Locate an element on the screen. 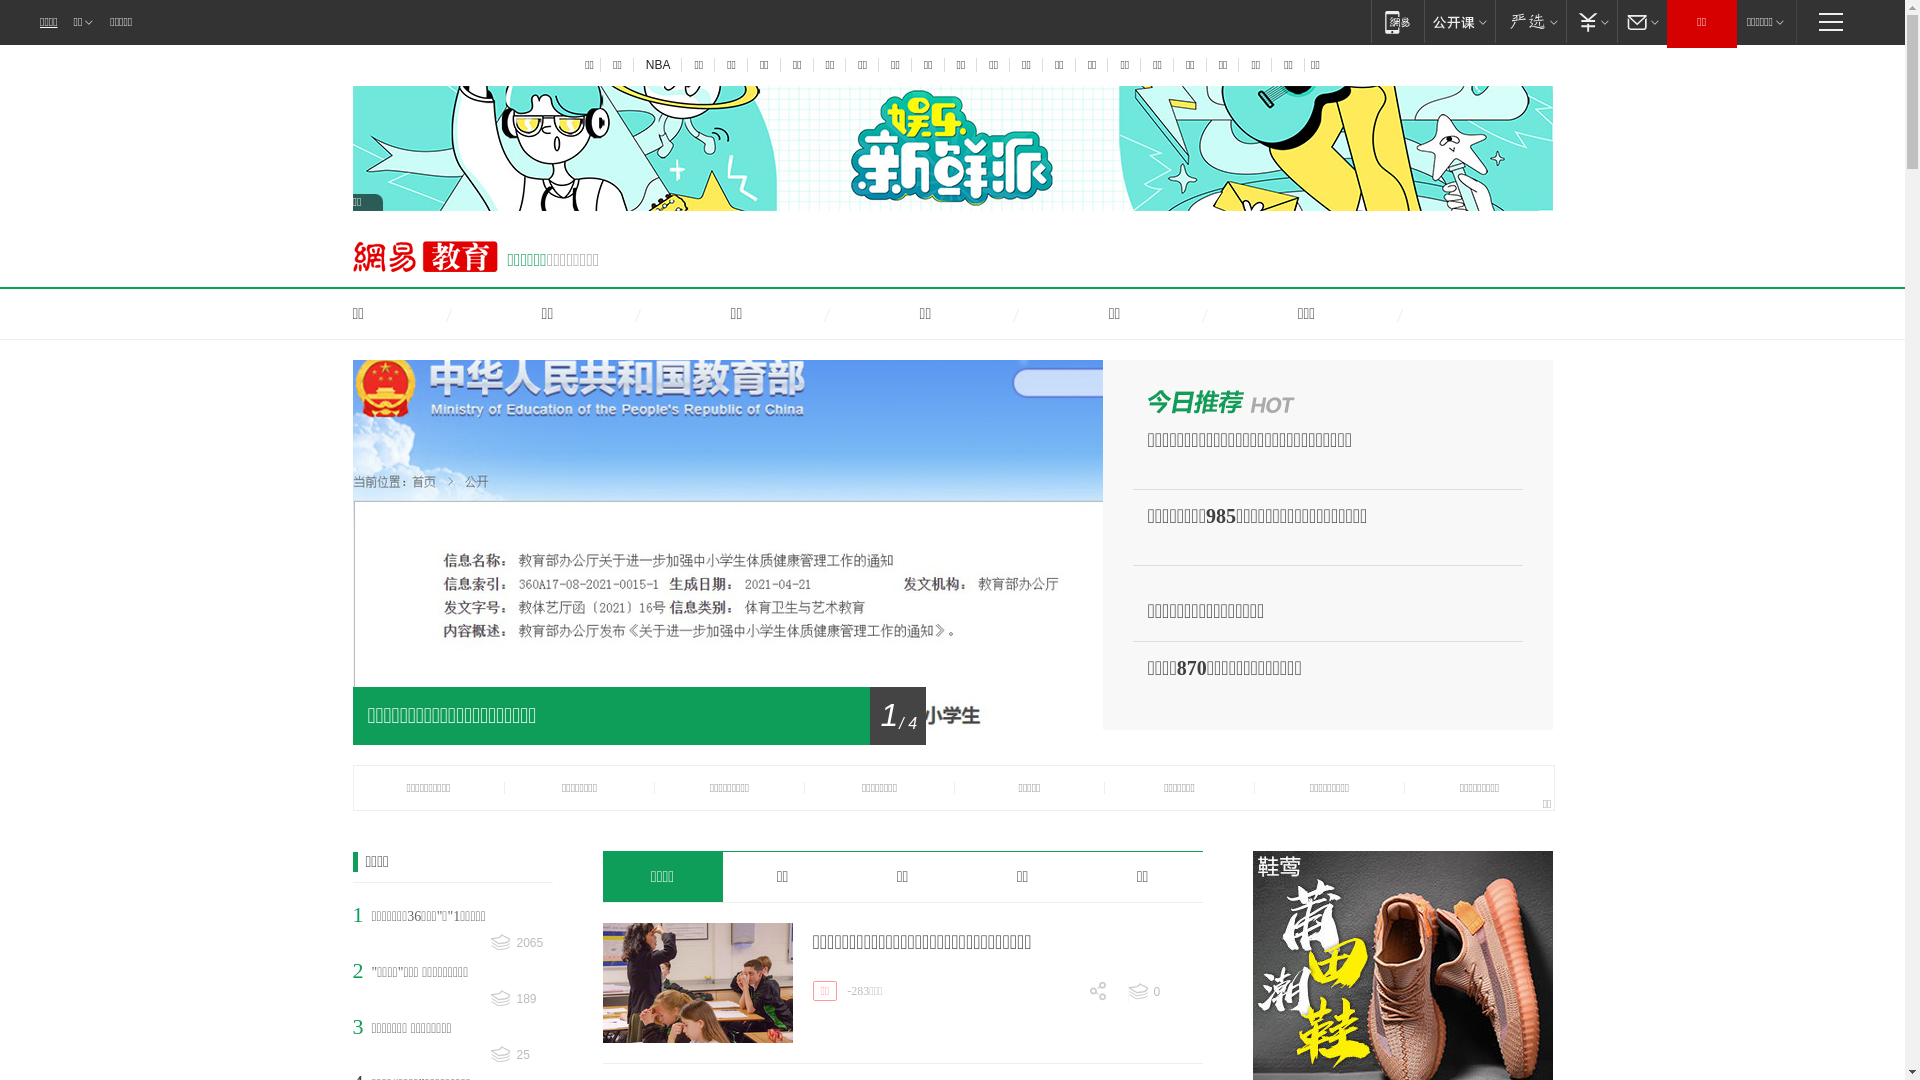 The height and width of the screenshot is (1080, 1920). '0' is located at coordinates (1165, 991).